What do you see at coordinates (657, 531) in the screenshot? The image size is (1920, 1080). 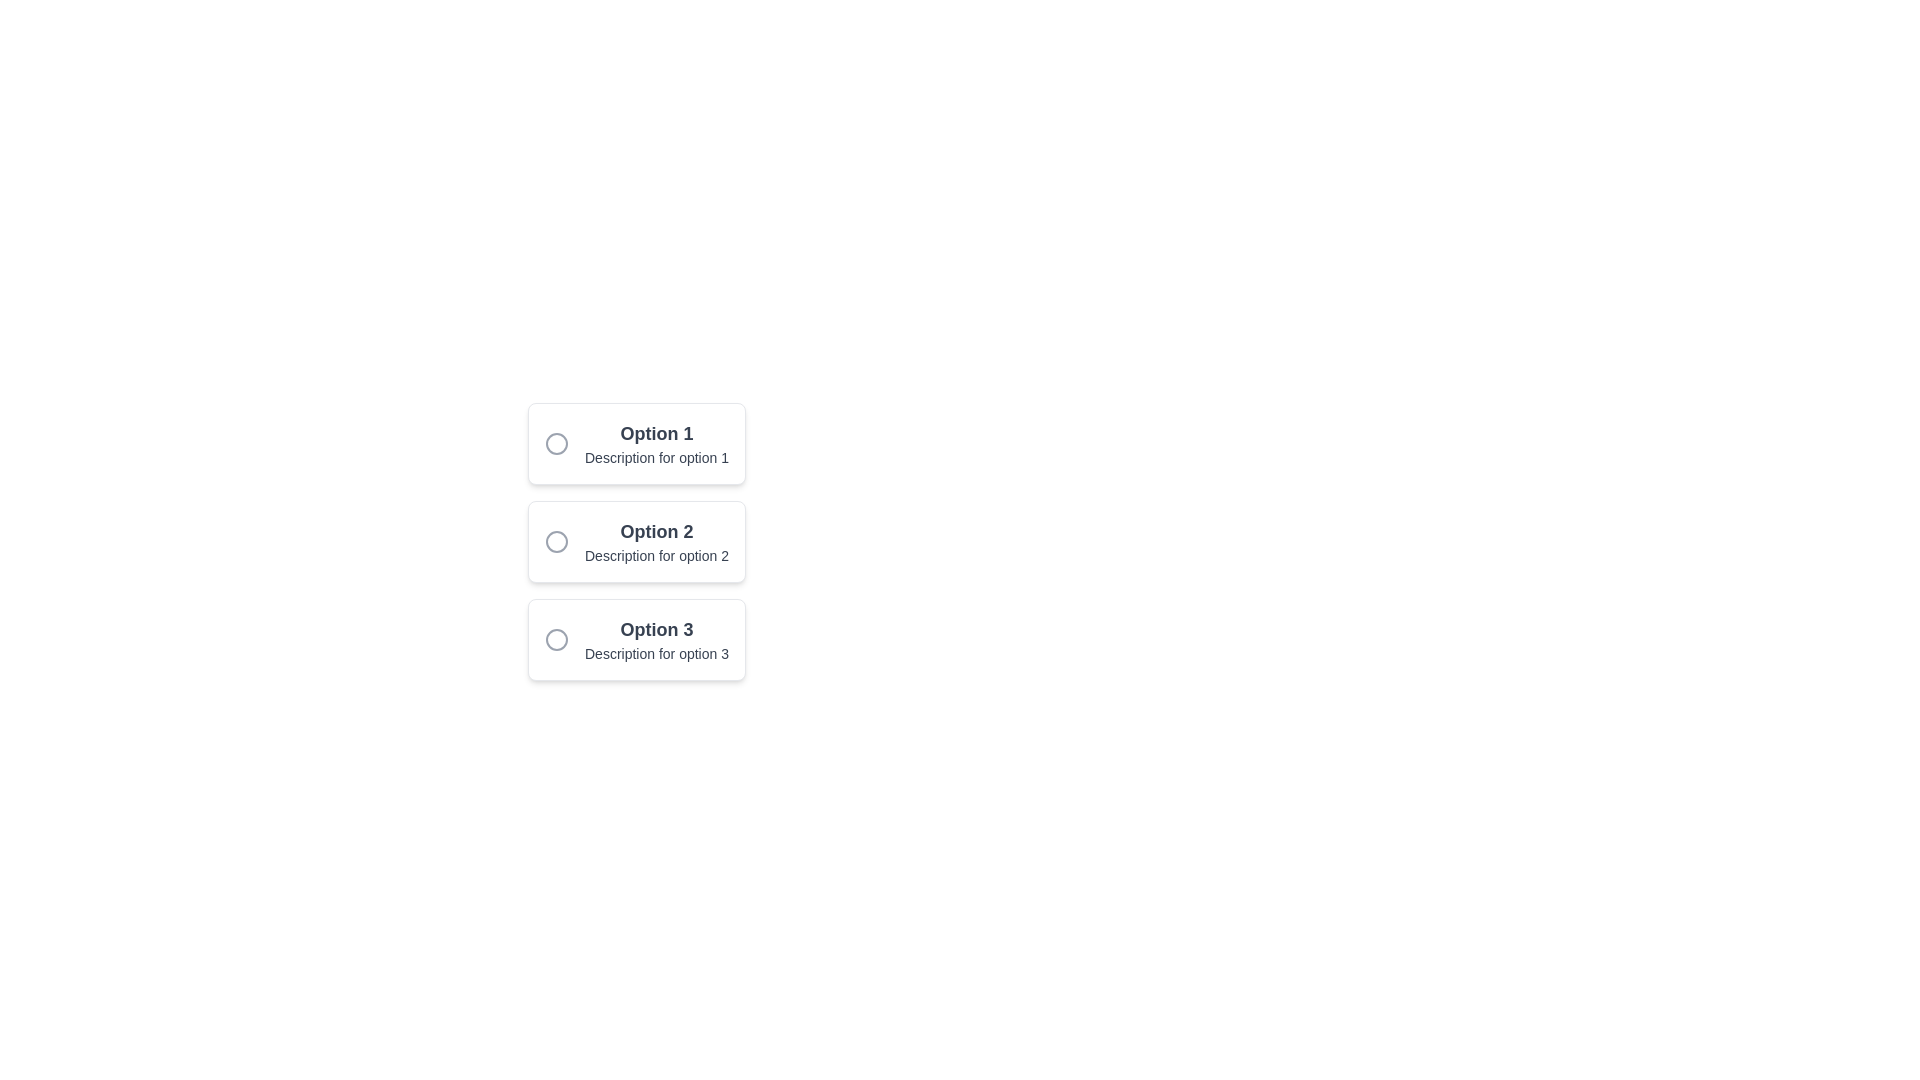 I see `label 'Option 2' which is the primary title for the second option in the vertical stack, visually distinguished by its bold and larger font` at bounding box center [657, 531].